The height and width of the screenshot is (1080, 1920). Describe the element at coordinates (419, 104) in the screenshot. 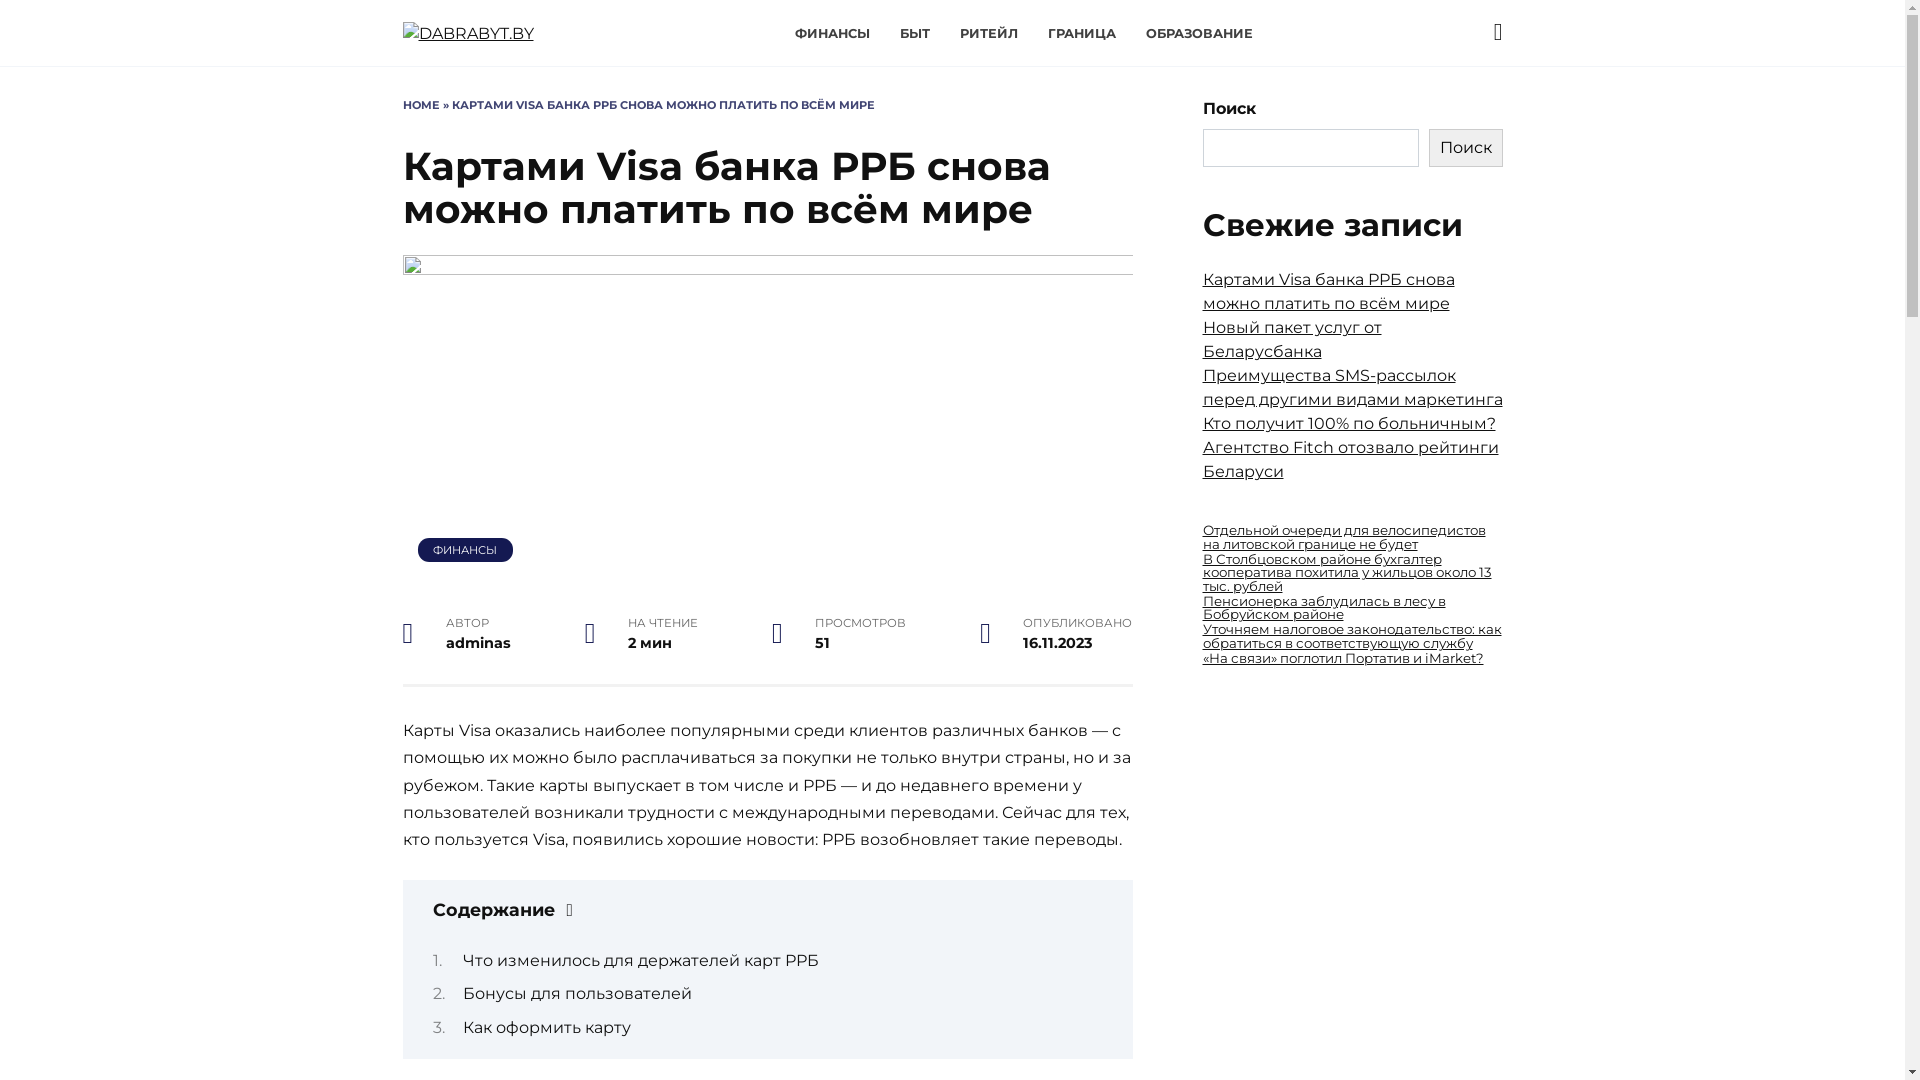

I see `'HOME'` at that location.